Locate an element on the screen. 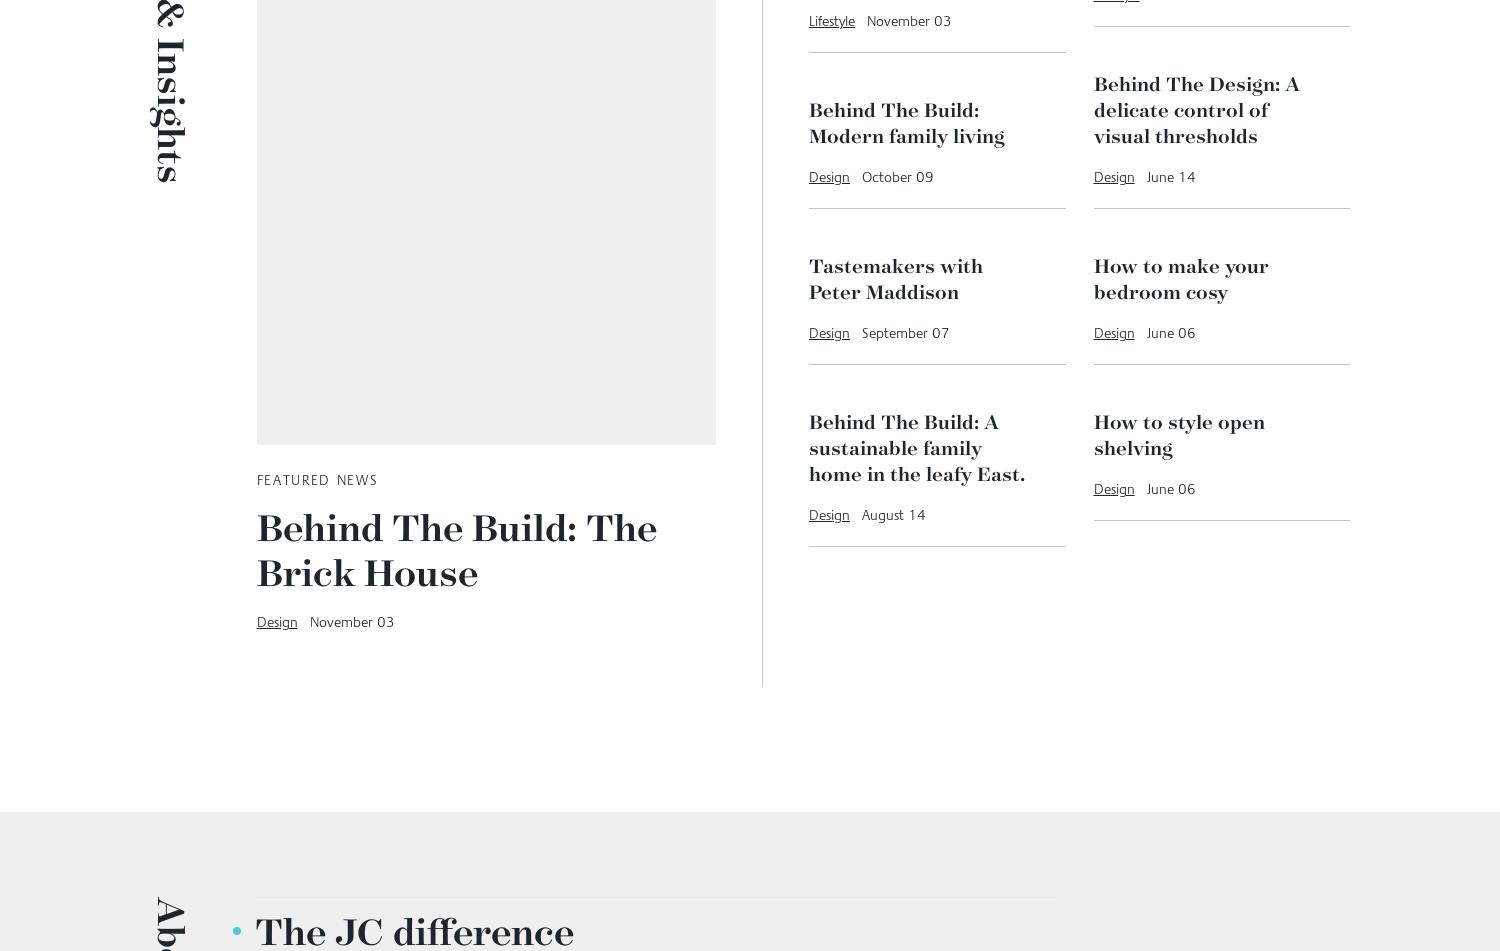 The image size is (1500, 951). 'June 14' is located at coordinates (1146, 433).